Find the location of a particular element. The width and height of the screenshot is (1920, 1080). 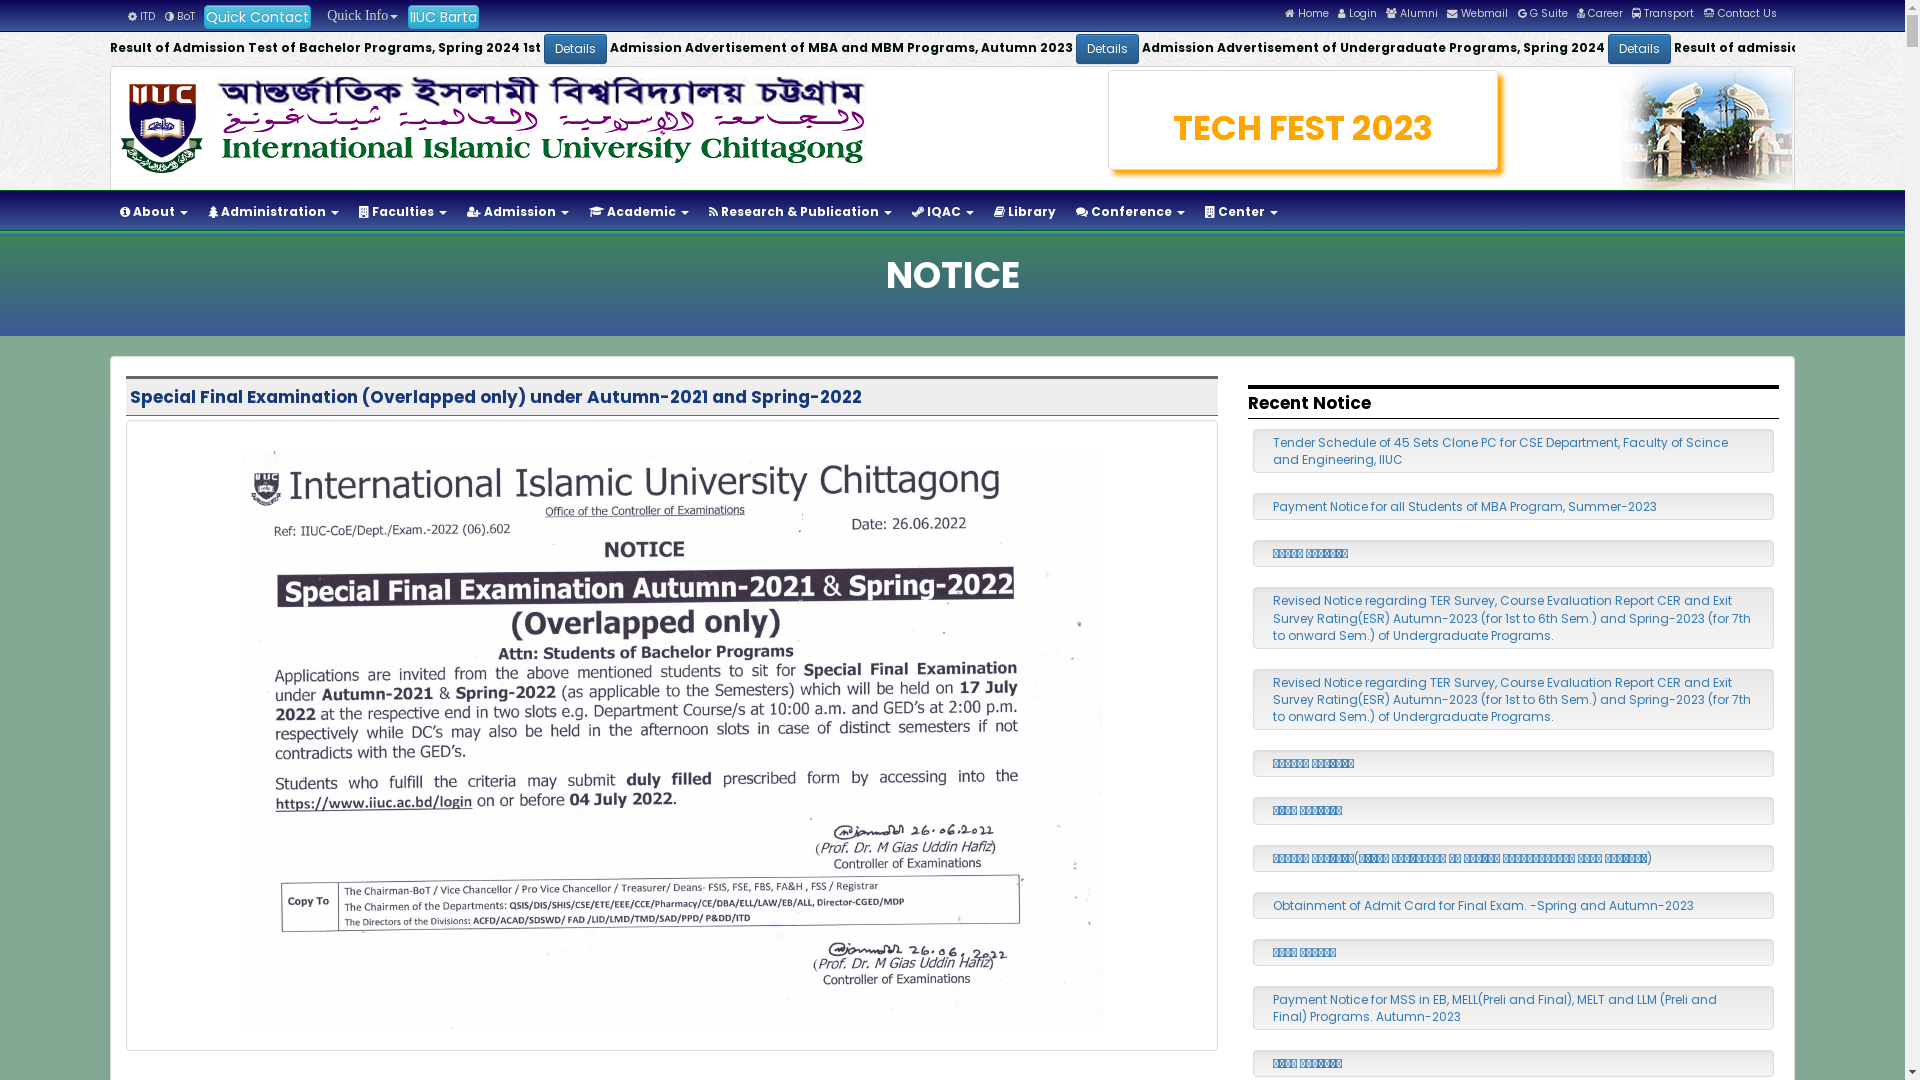

'Library' is located at coordinates (1025, 212).